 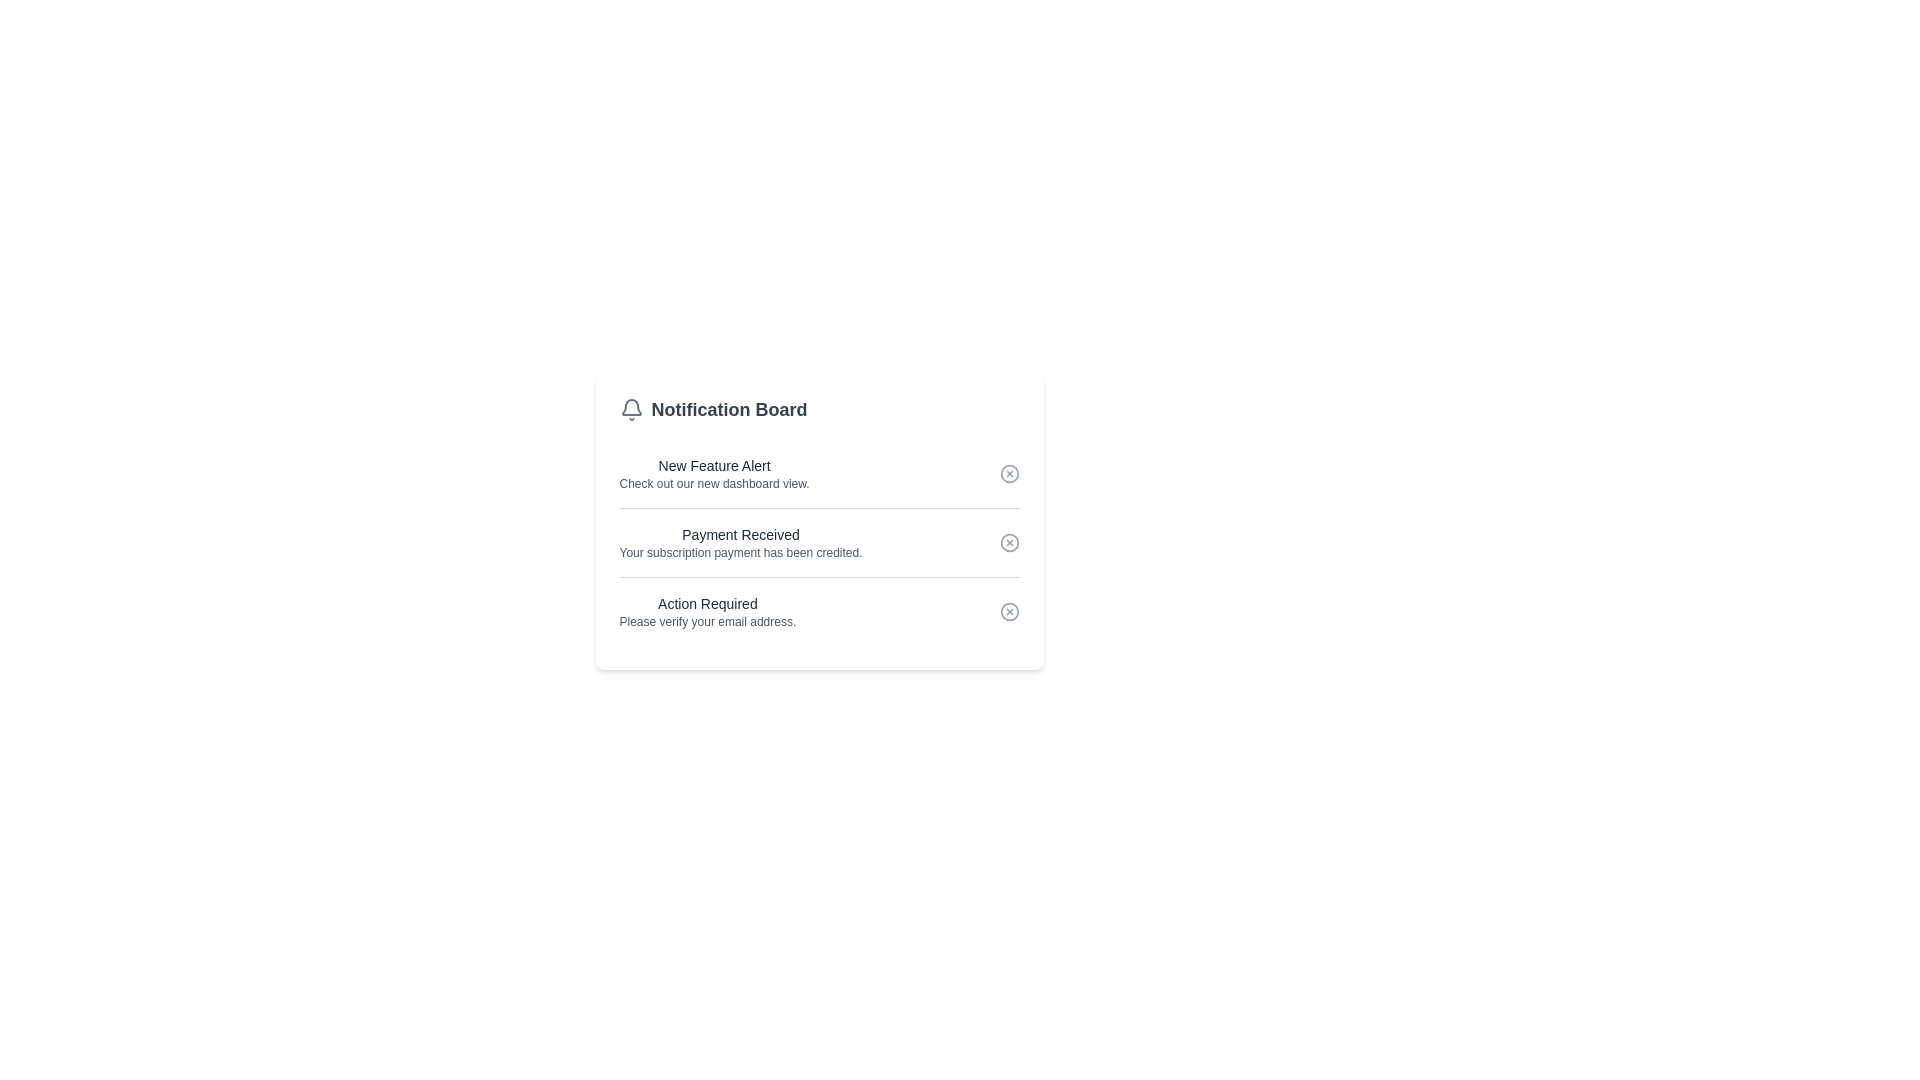 What do you see at coordinates (714, 474) in the screenshot?
I see `the first notification text block in the Notification Board that informs users about the new dashboard view` at bounding box center [714, 474].